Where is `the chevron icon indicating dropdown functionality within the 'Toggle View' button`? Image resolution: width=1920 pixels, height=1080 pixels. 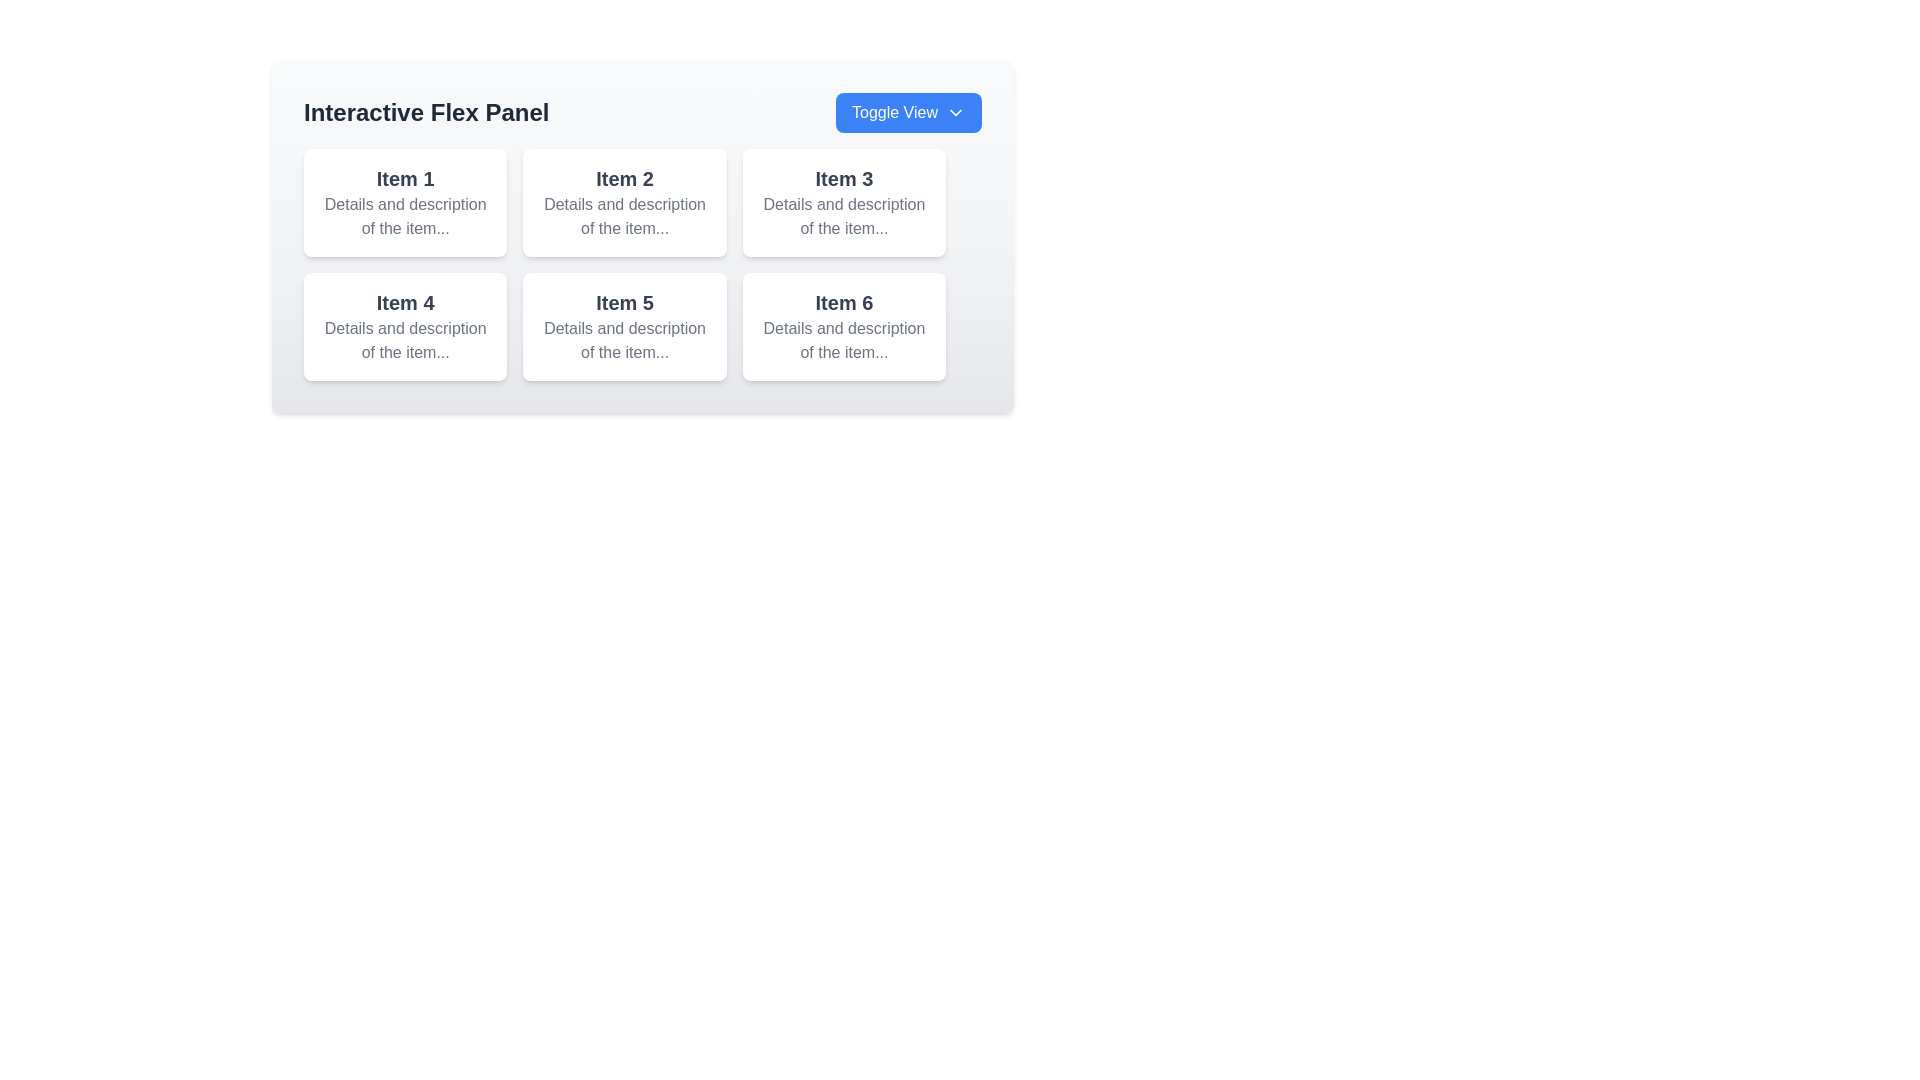 the chevron icon indicating dropdown functionality within the 'Toggle View' button is located at coordinates (954, 112).